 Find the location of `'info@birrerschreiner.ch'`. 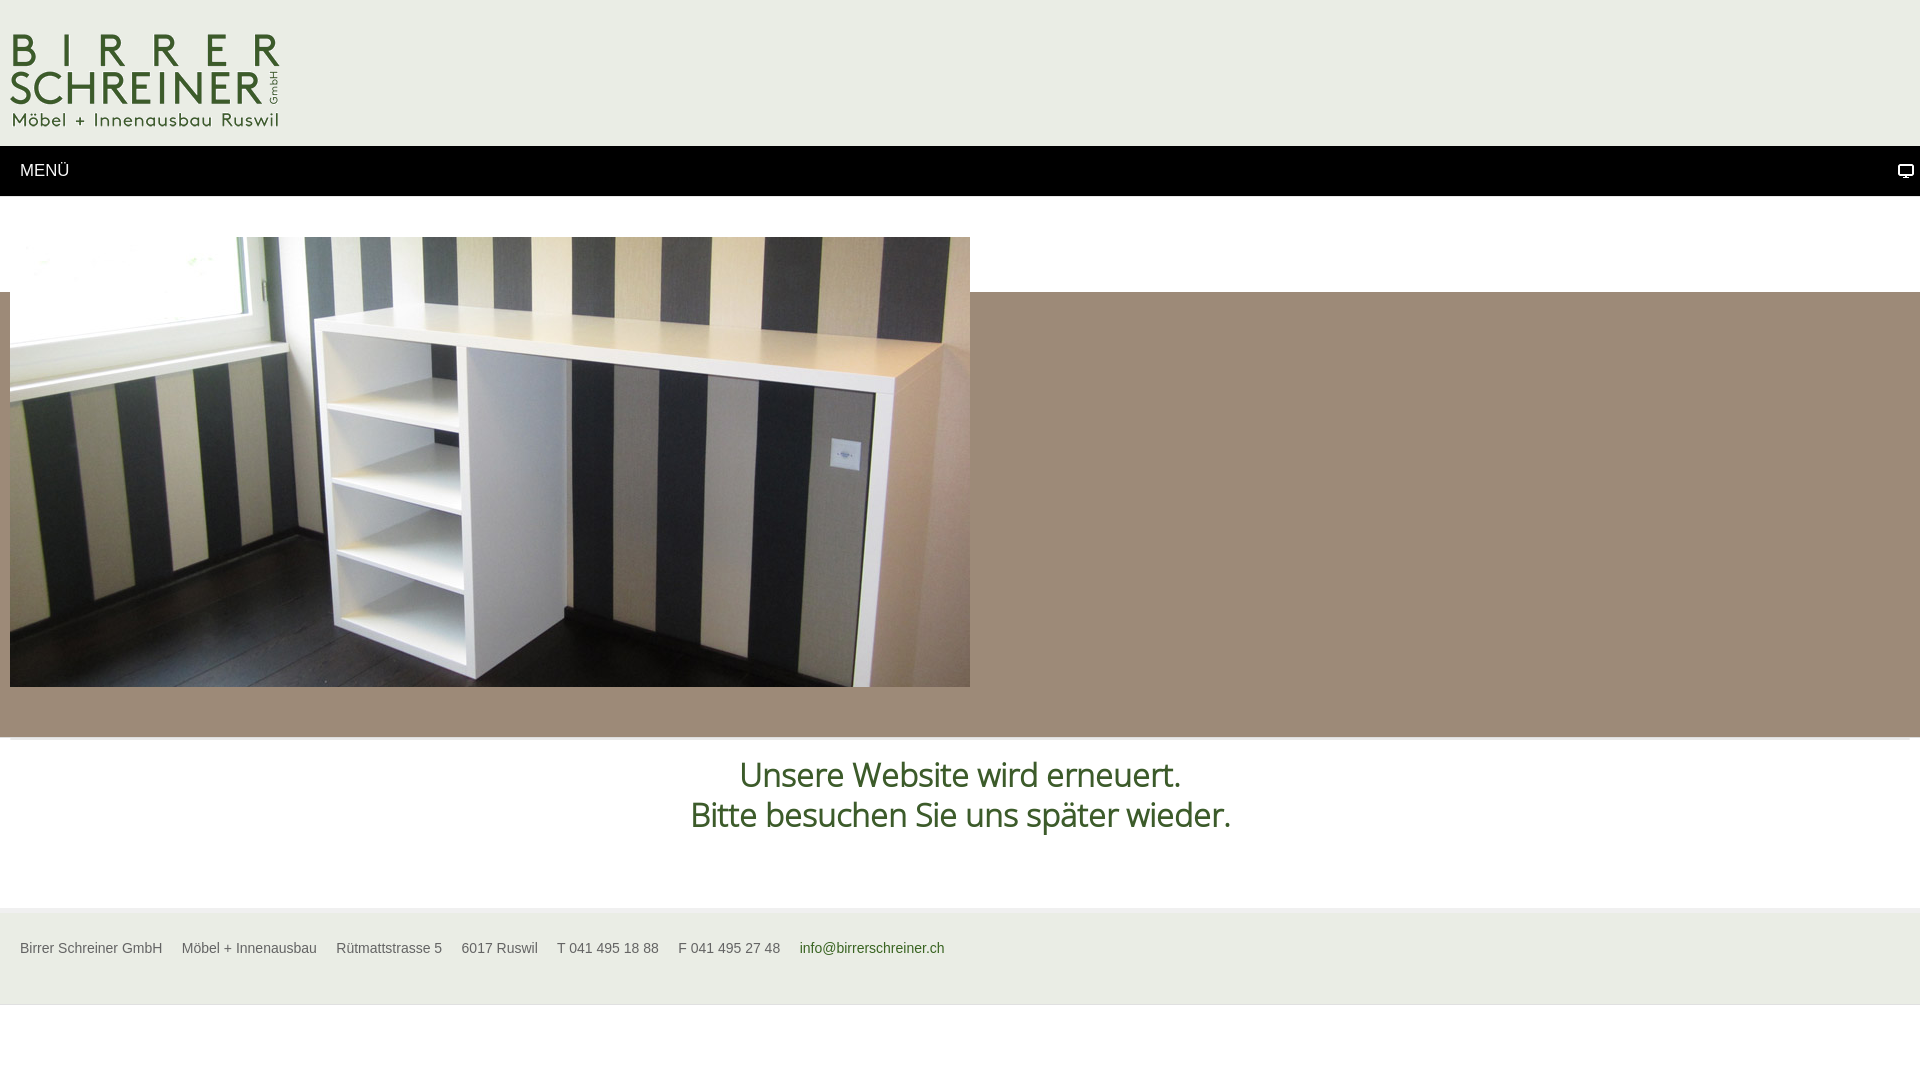

'info@birrerschreiner.ch' is located at coordinates (800, 947).